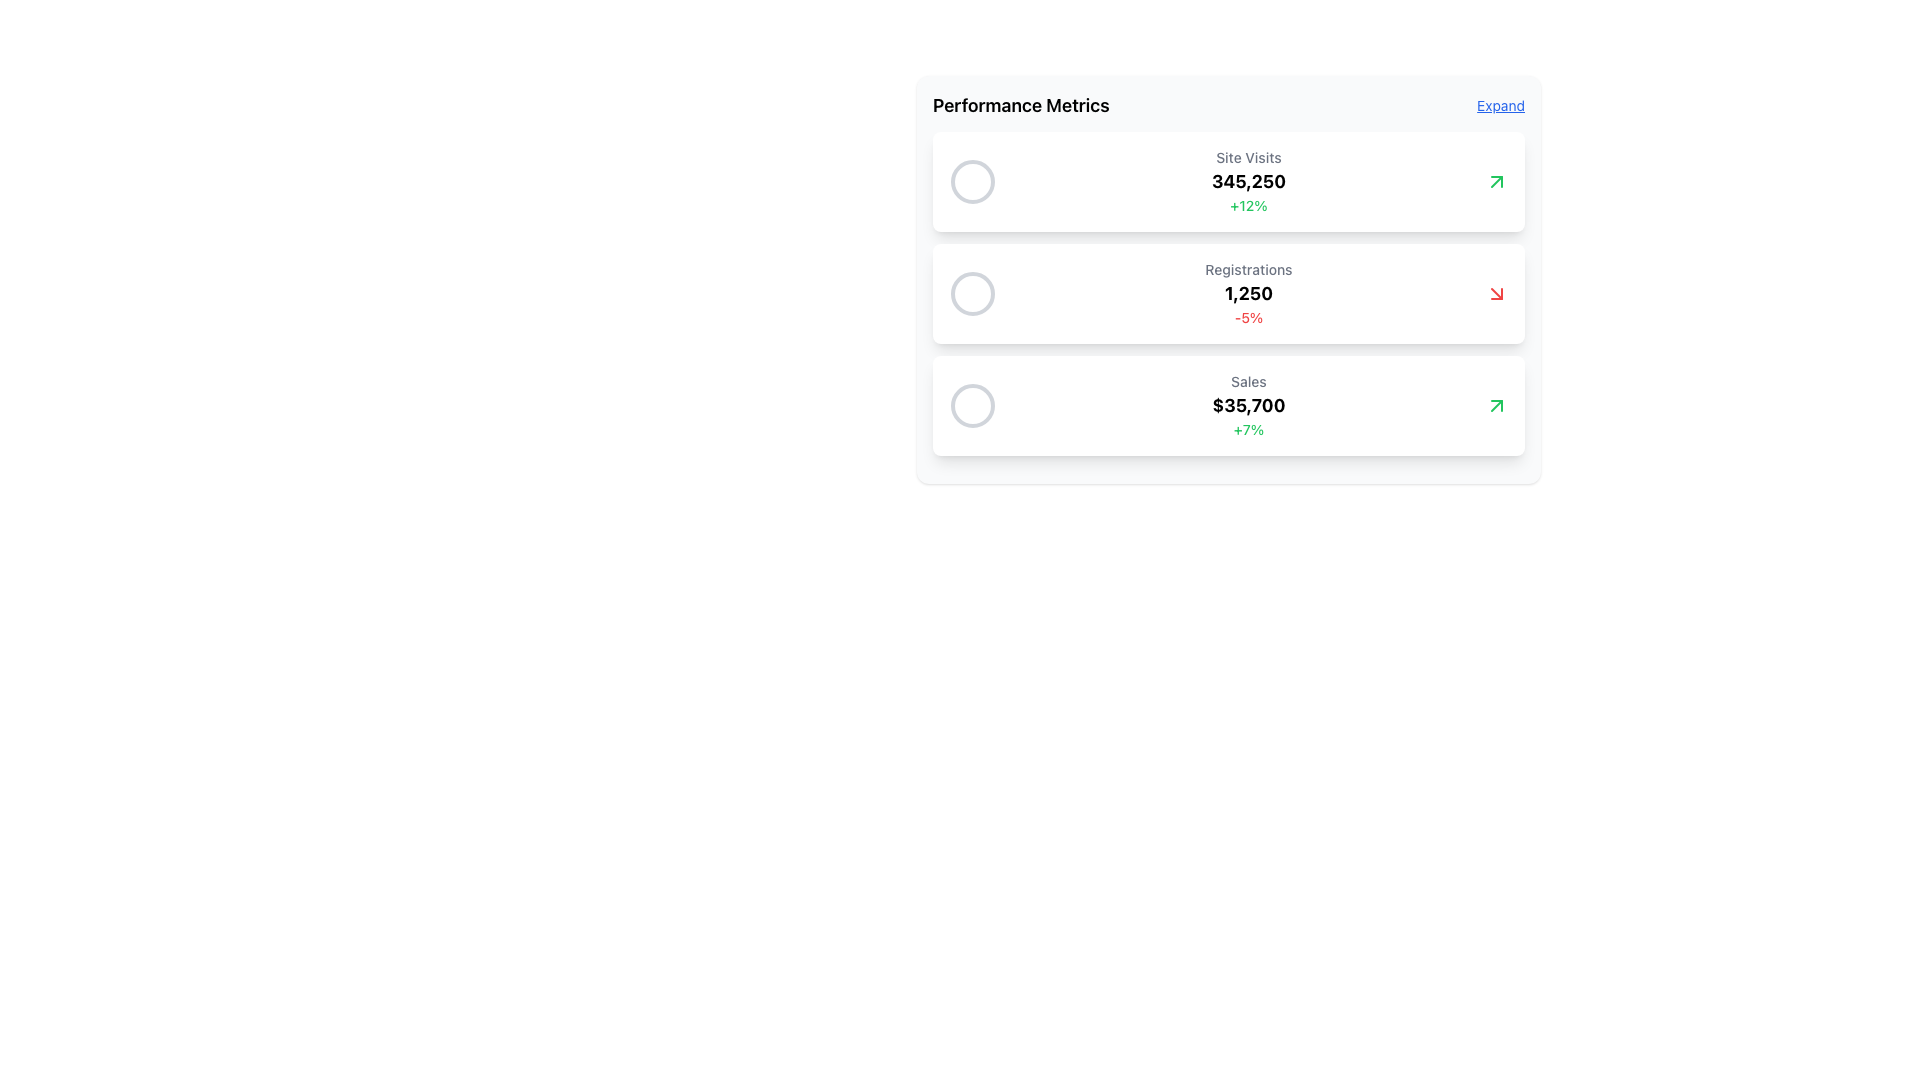  What do you see at coordinates (1247, 381) in the screenshot?
I see `the 'Sales' text label that is displayed in a small, medium-weight, gray font, positioned above the '$35,700' sales figure in the sales metrics subpanel` at bounding box center [1247, 381].